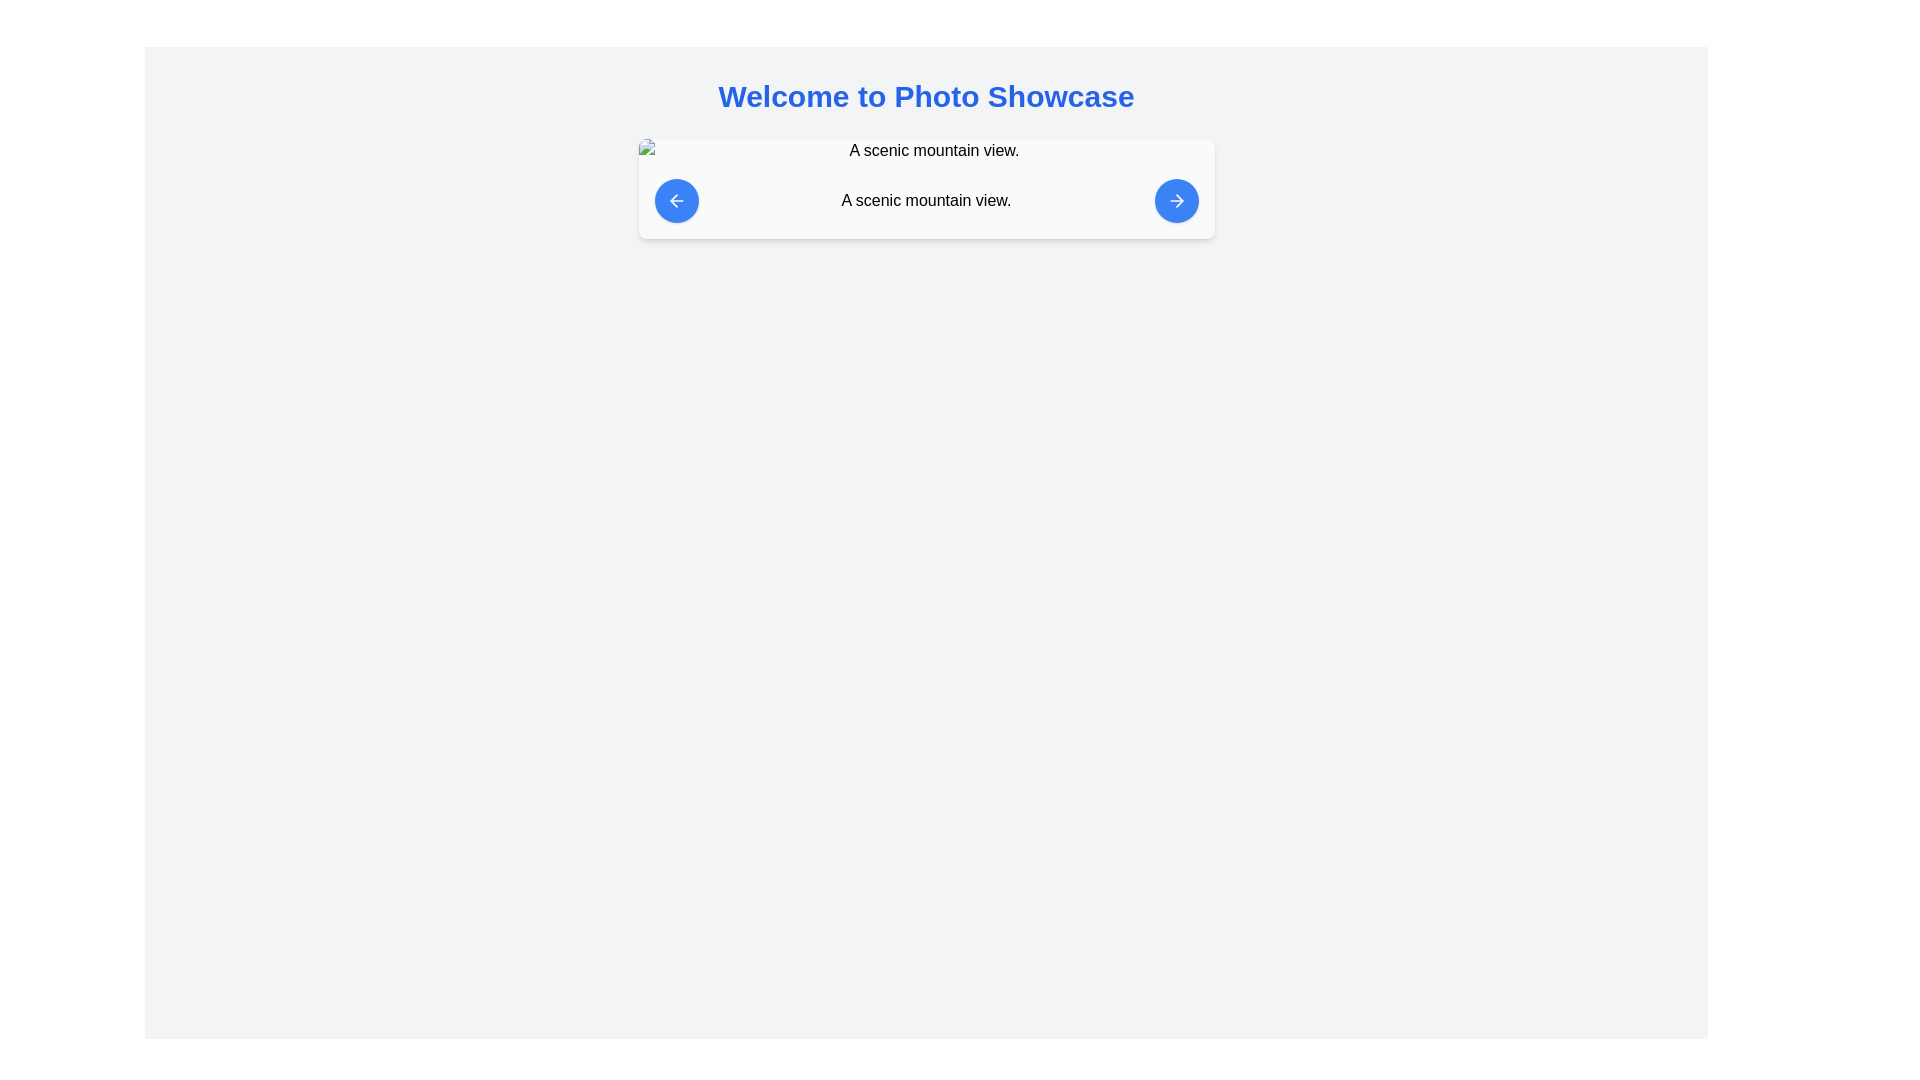 The image size is (1920, 1080). What do you see at coordinates (673, 200) in the screenshot?
I see `the leftward-pointing arrow icon within the circular button, which is located to the left of the text 'A scenic mountain view'` at bounding box center [673, 200].